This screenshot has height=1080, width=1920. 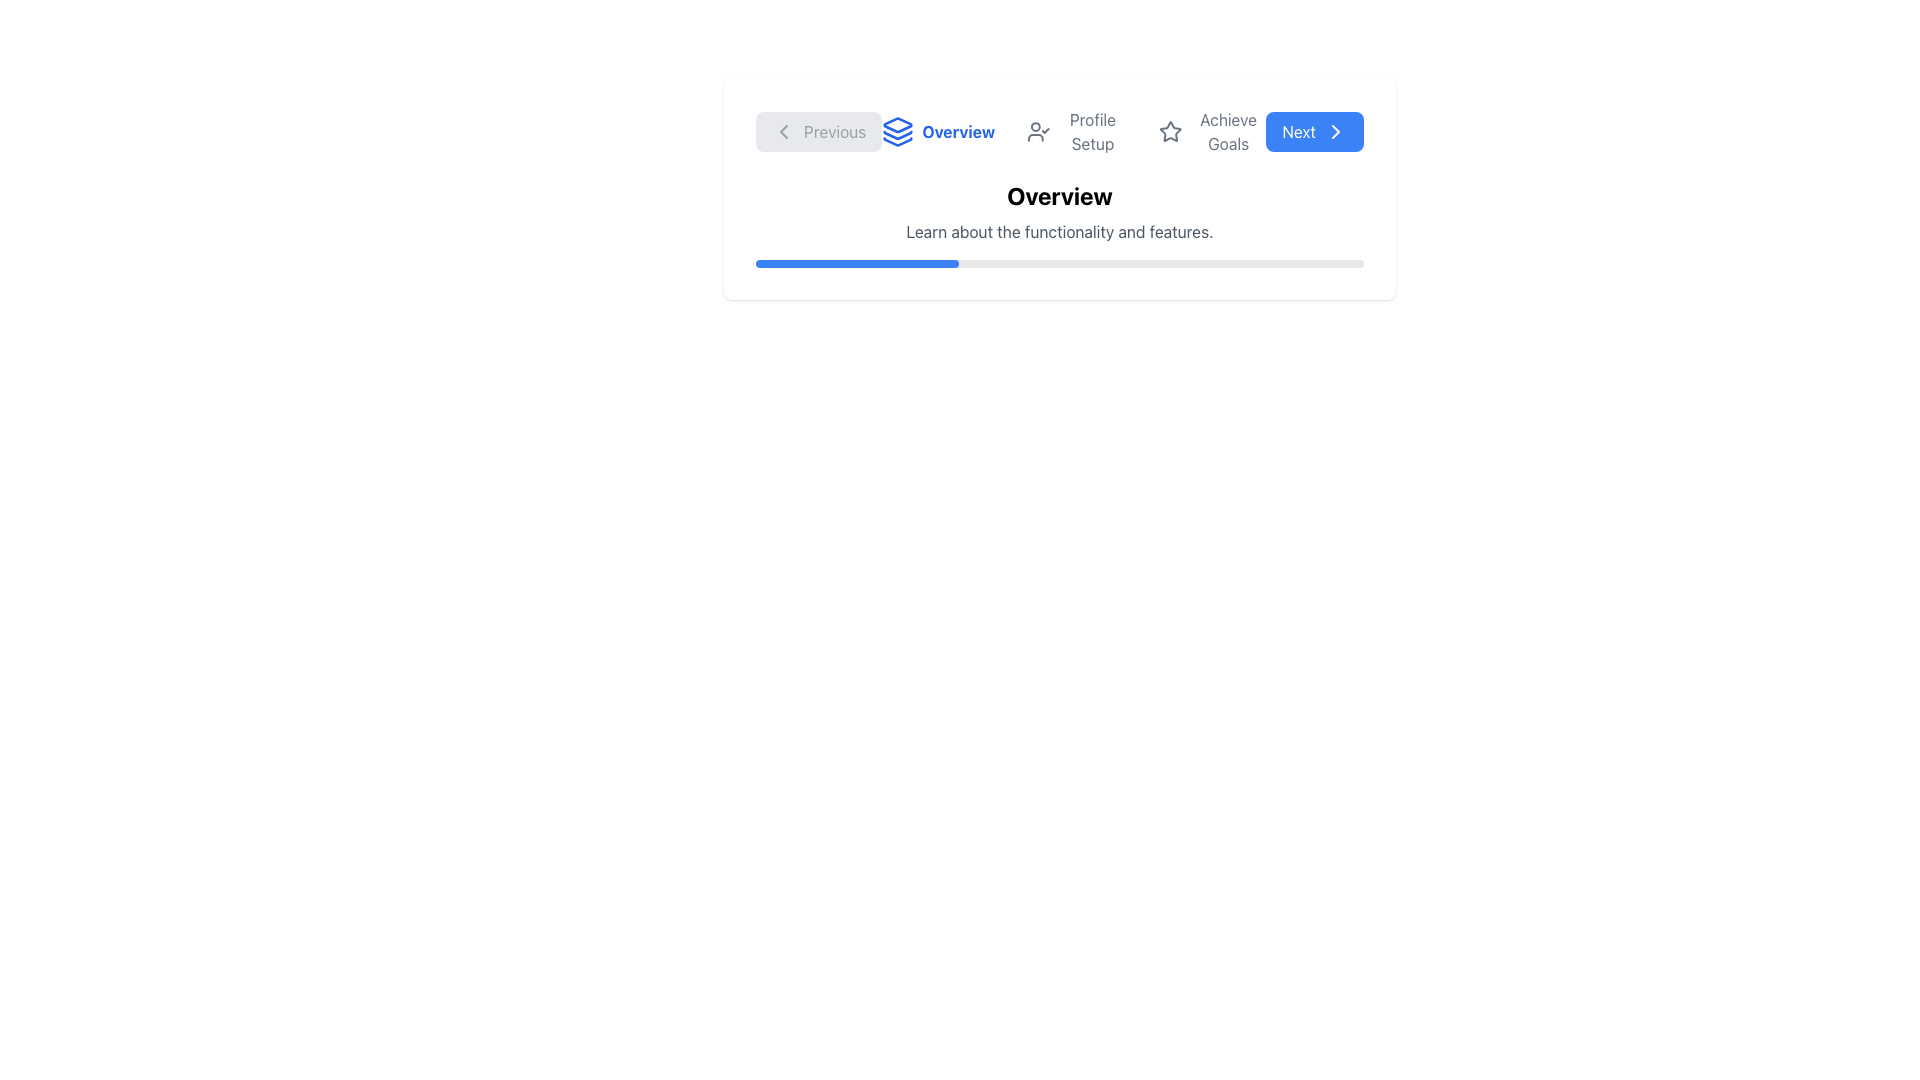 What do you see at coordinates (1059, 230) in the screenshot?
I see `static text element displaying 'Learn about the functionality and features.' which is positioned centrally below the 'Overview' heading` at bounding box center [1059, 230].